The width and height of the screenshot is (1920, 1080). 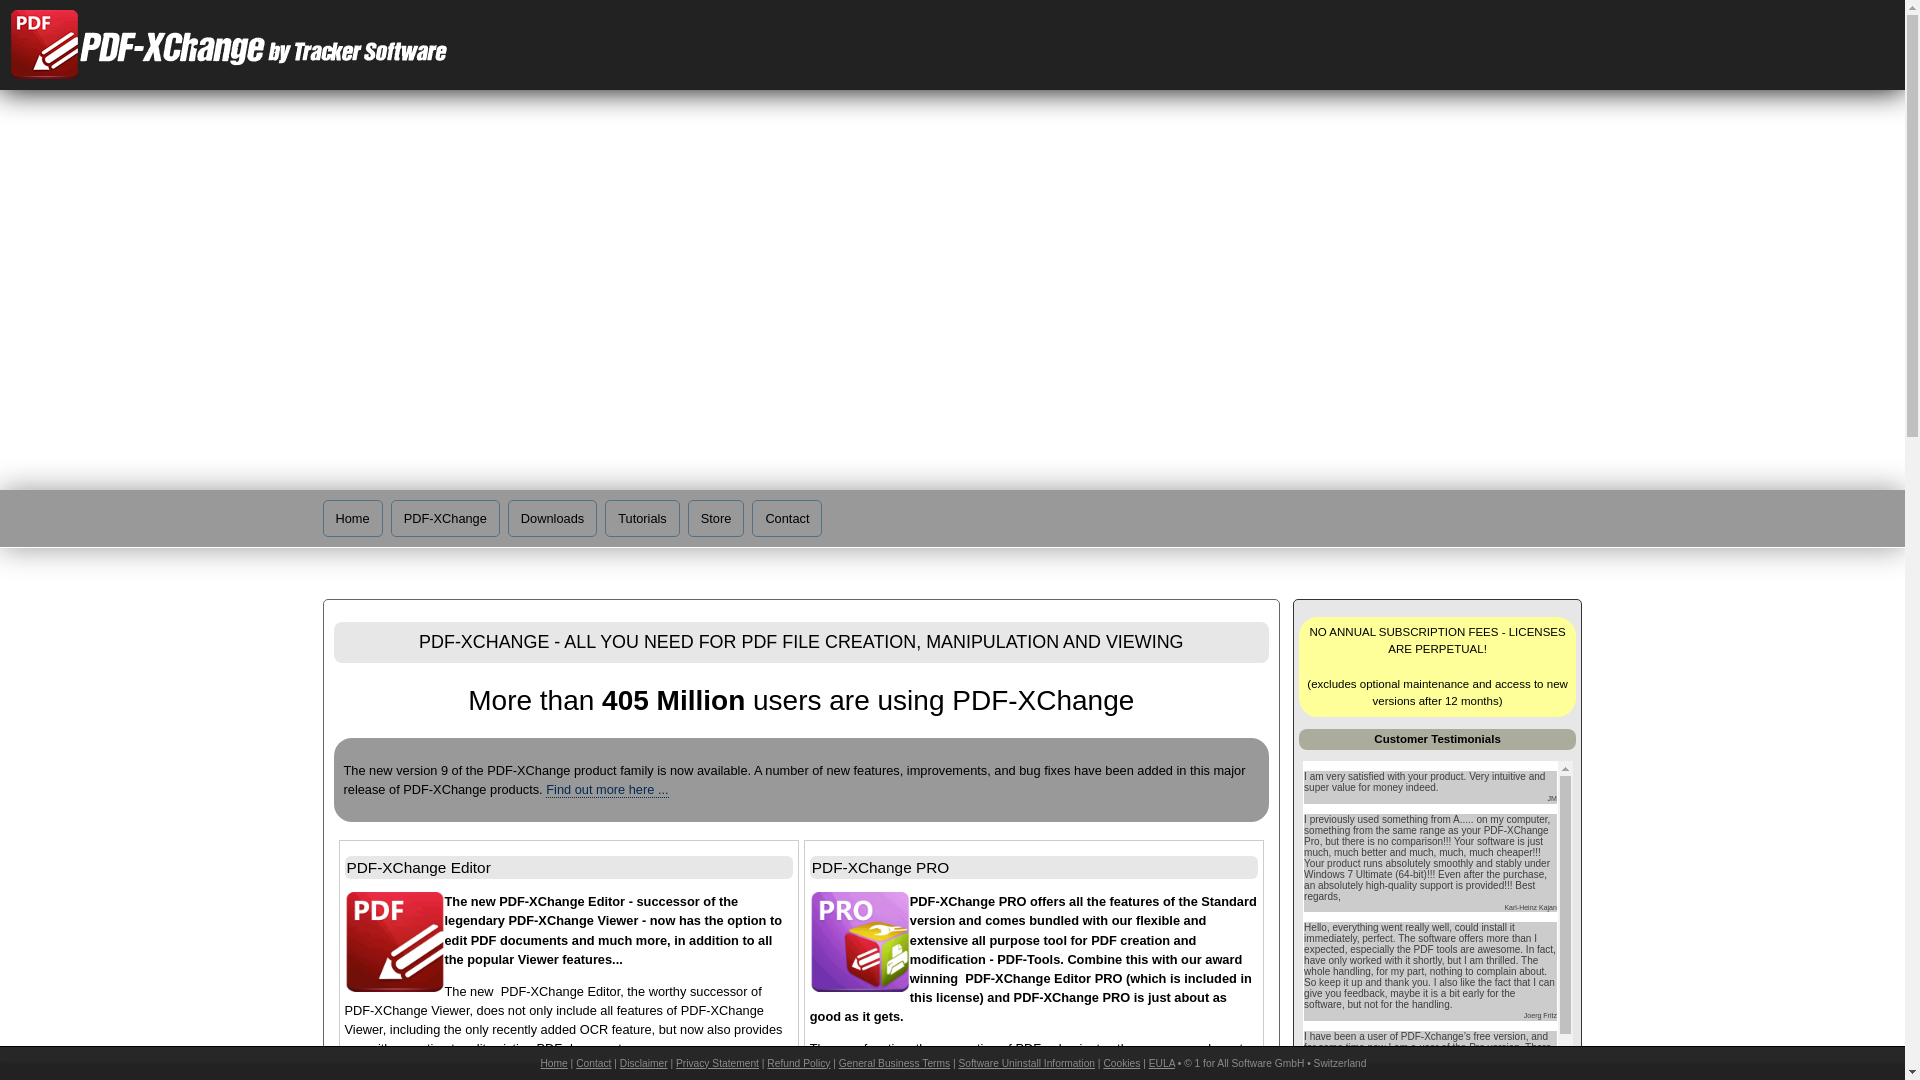 What do you see at coordinates (643, 1062) in the screenshot?
I see `'Disclaimer'` at bounding box center [643, 1062].